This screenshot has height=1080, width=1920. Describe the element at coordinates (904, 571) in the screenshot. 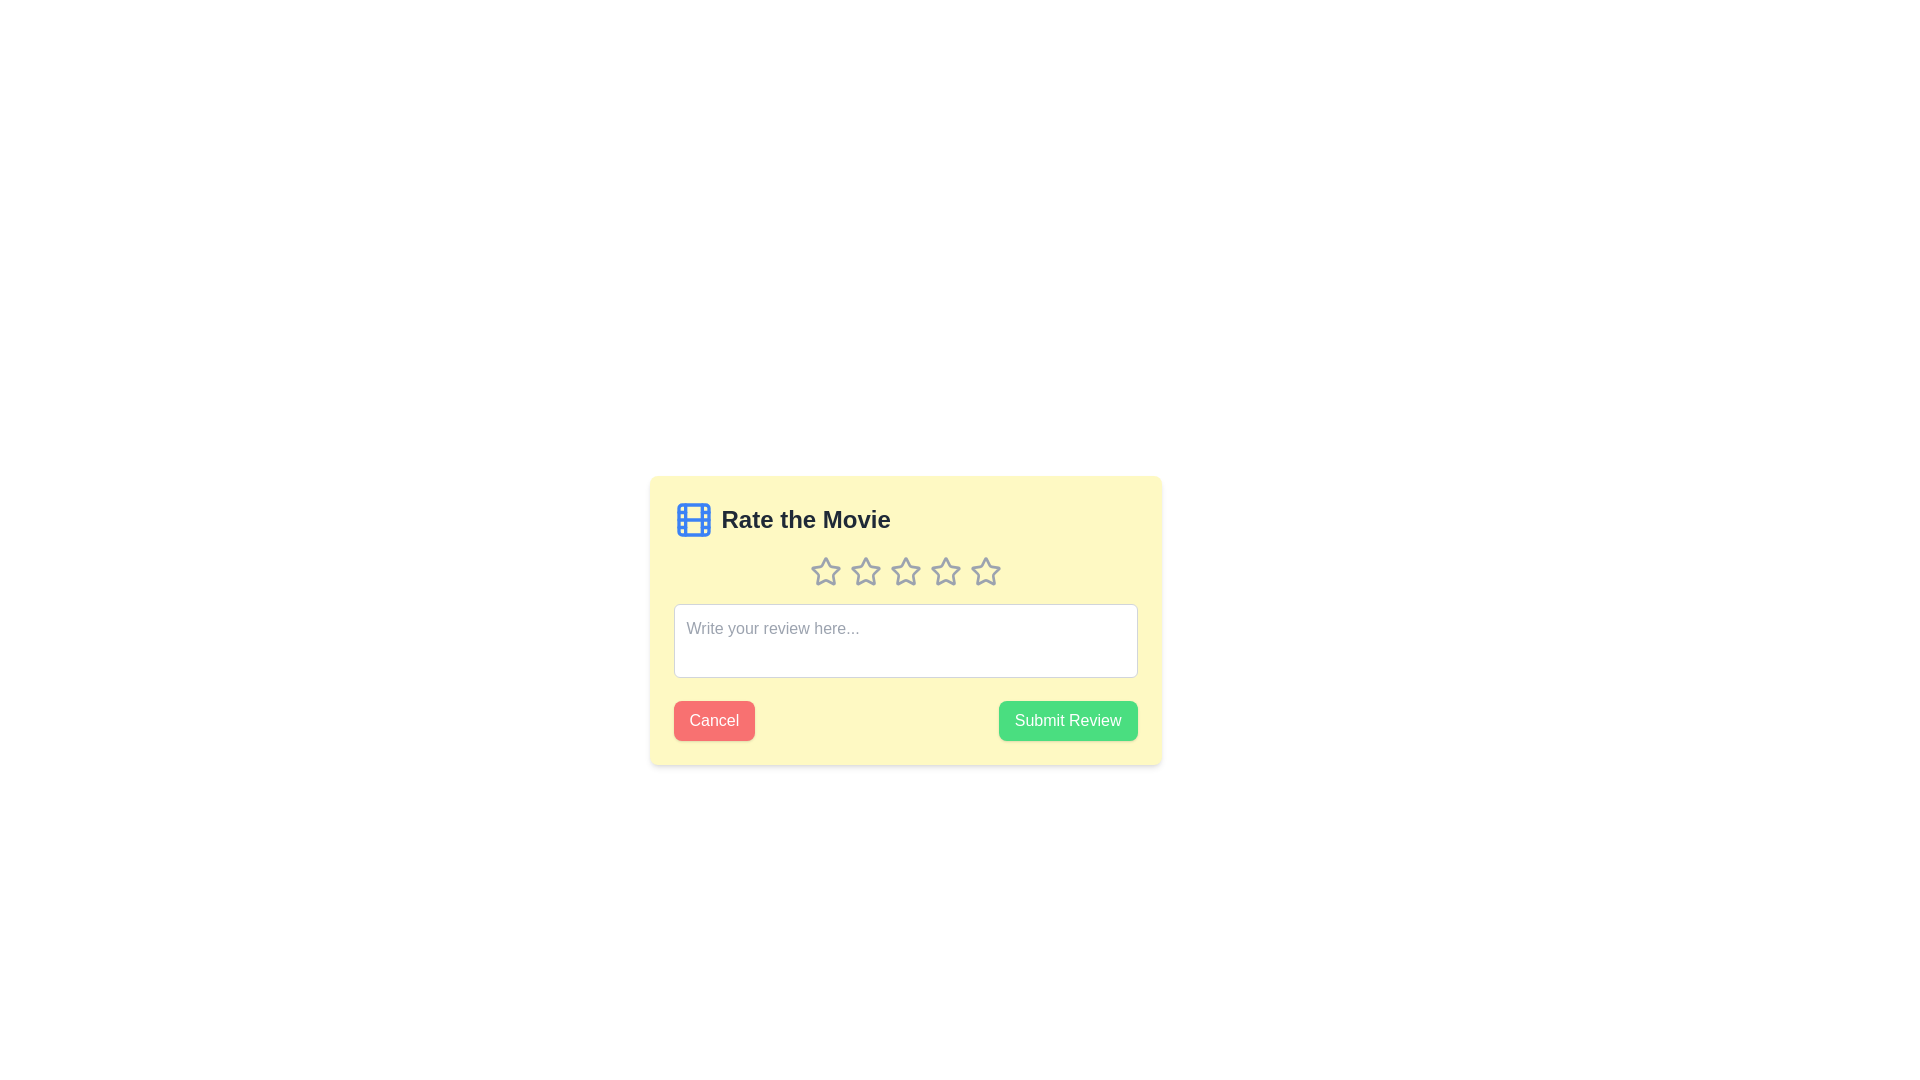

I see `the highlighted third star in the interactive star rating component` at that location.